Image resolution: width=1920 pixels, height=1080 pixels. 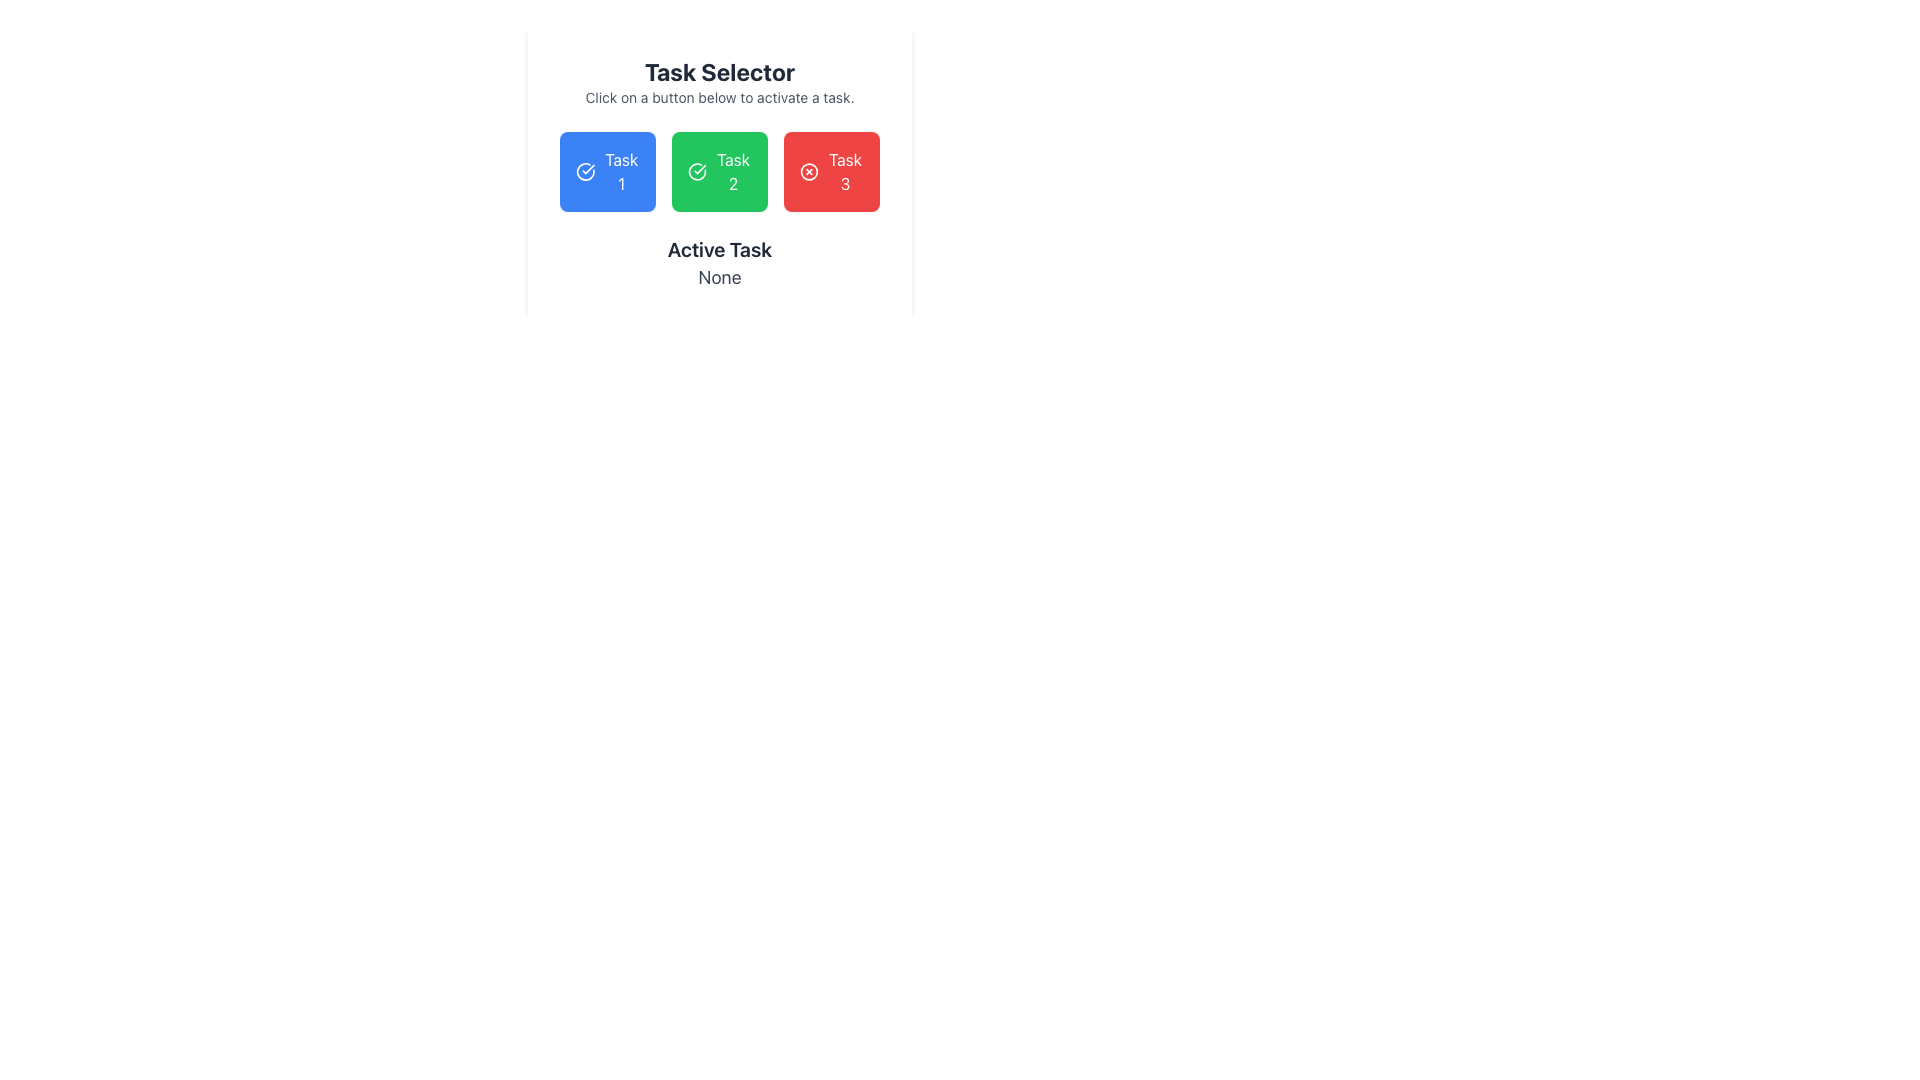 I want to click on the success indicator icon located within the 'Task 1' button, which is the first button in a horizontal row of three buttons, positioned below the 'Task Selector' heading and above the 'Active Task: None' text, so click(x=584, y=171).